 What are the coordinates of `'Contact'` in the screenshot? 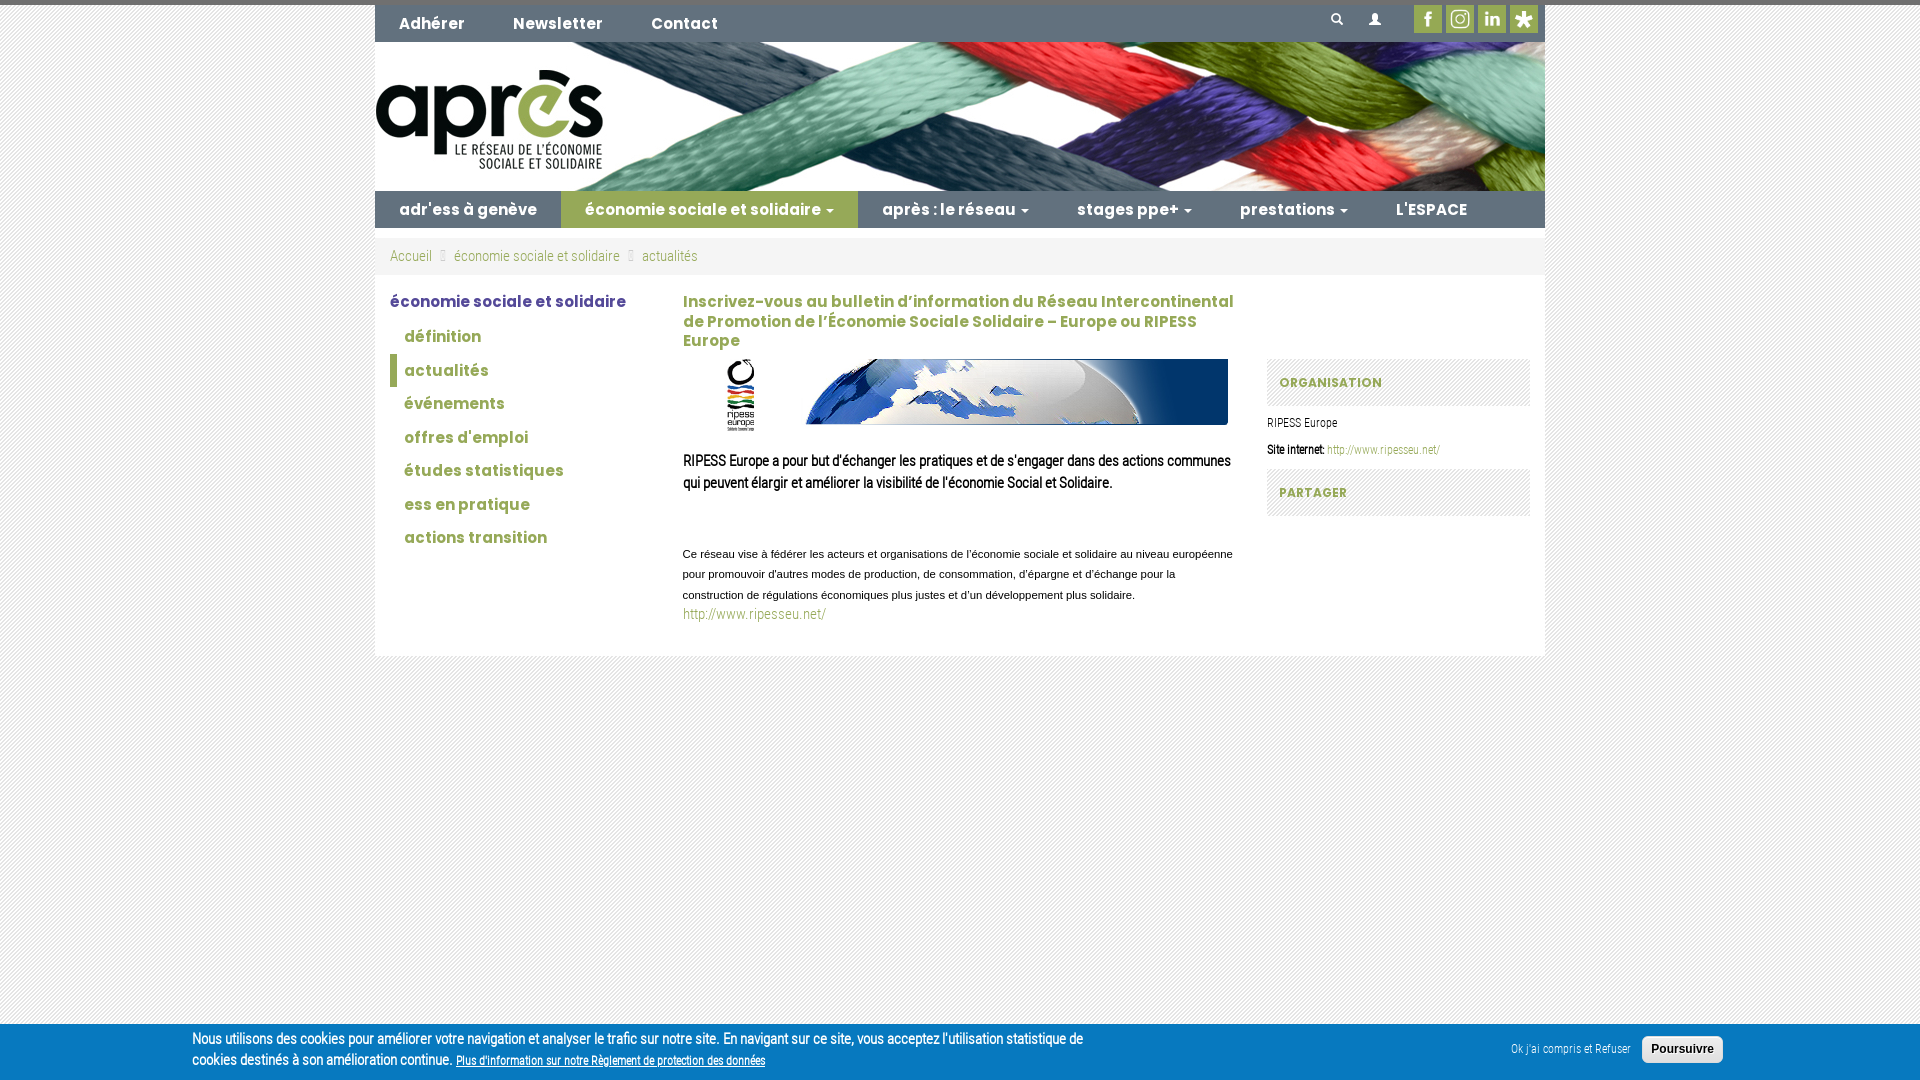 It's located at (684, 23).